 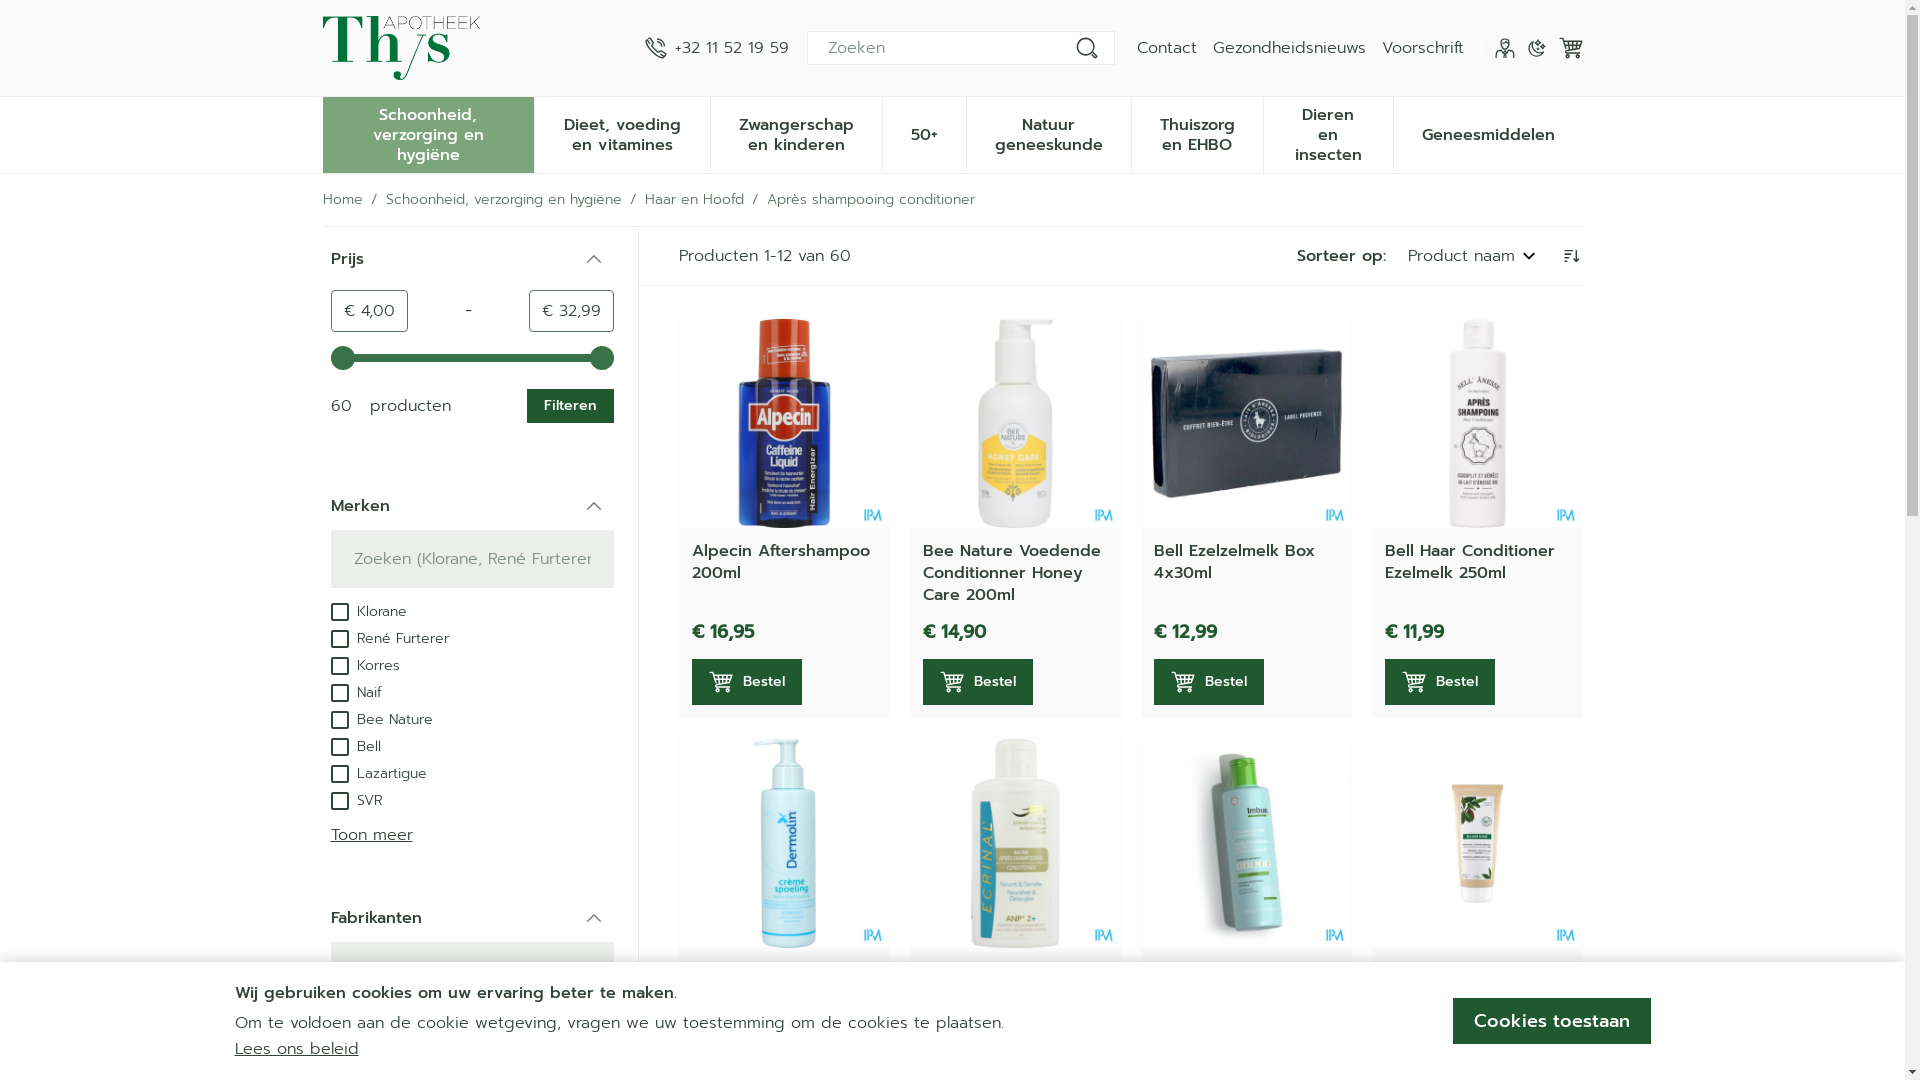 I want to click on 'on', so click(x=339, y=720).